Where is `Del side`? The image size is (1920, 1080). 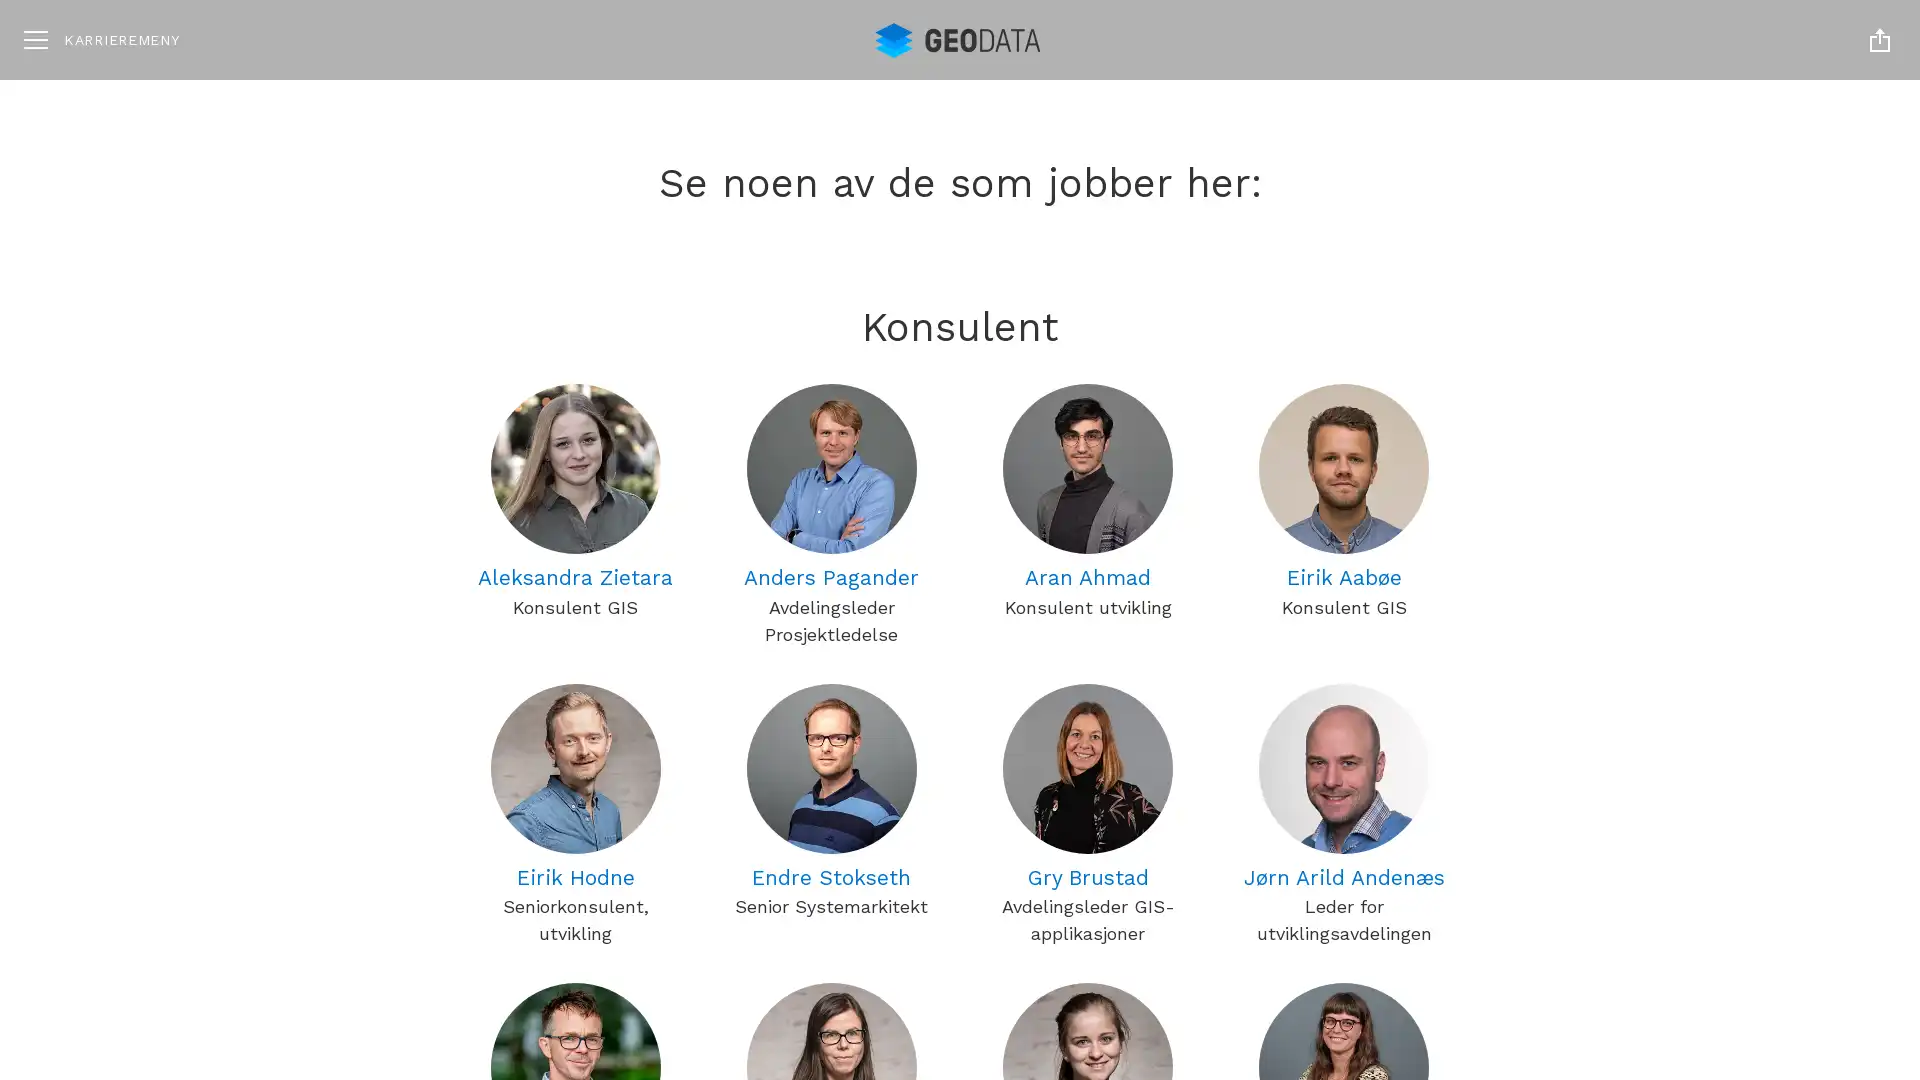 Del side is located at coordinates (1879, 39).